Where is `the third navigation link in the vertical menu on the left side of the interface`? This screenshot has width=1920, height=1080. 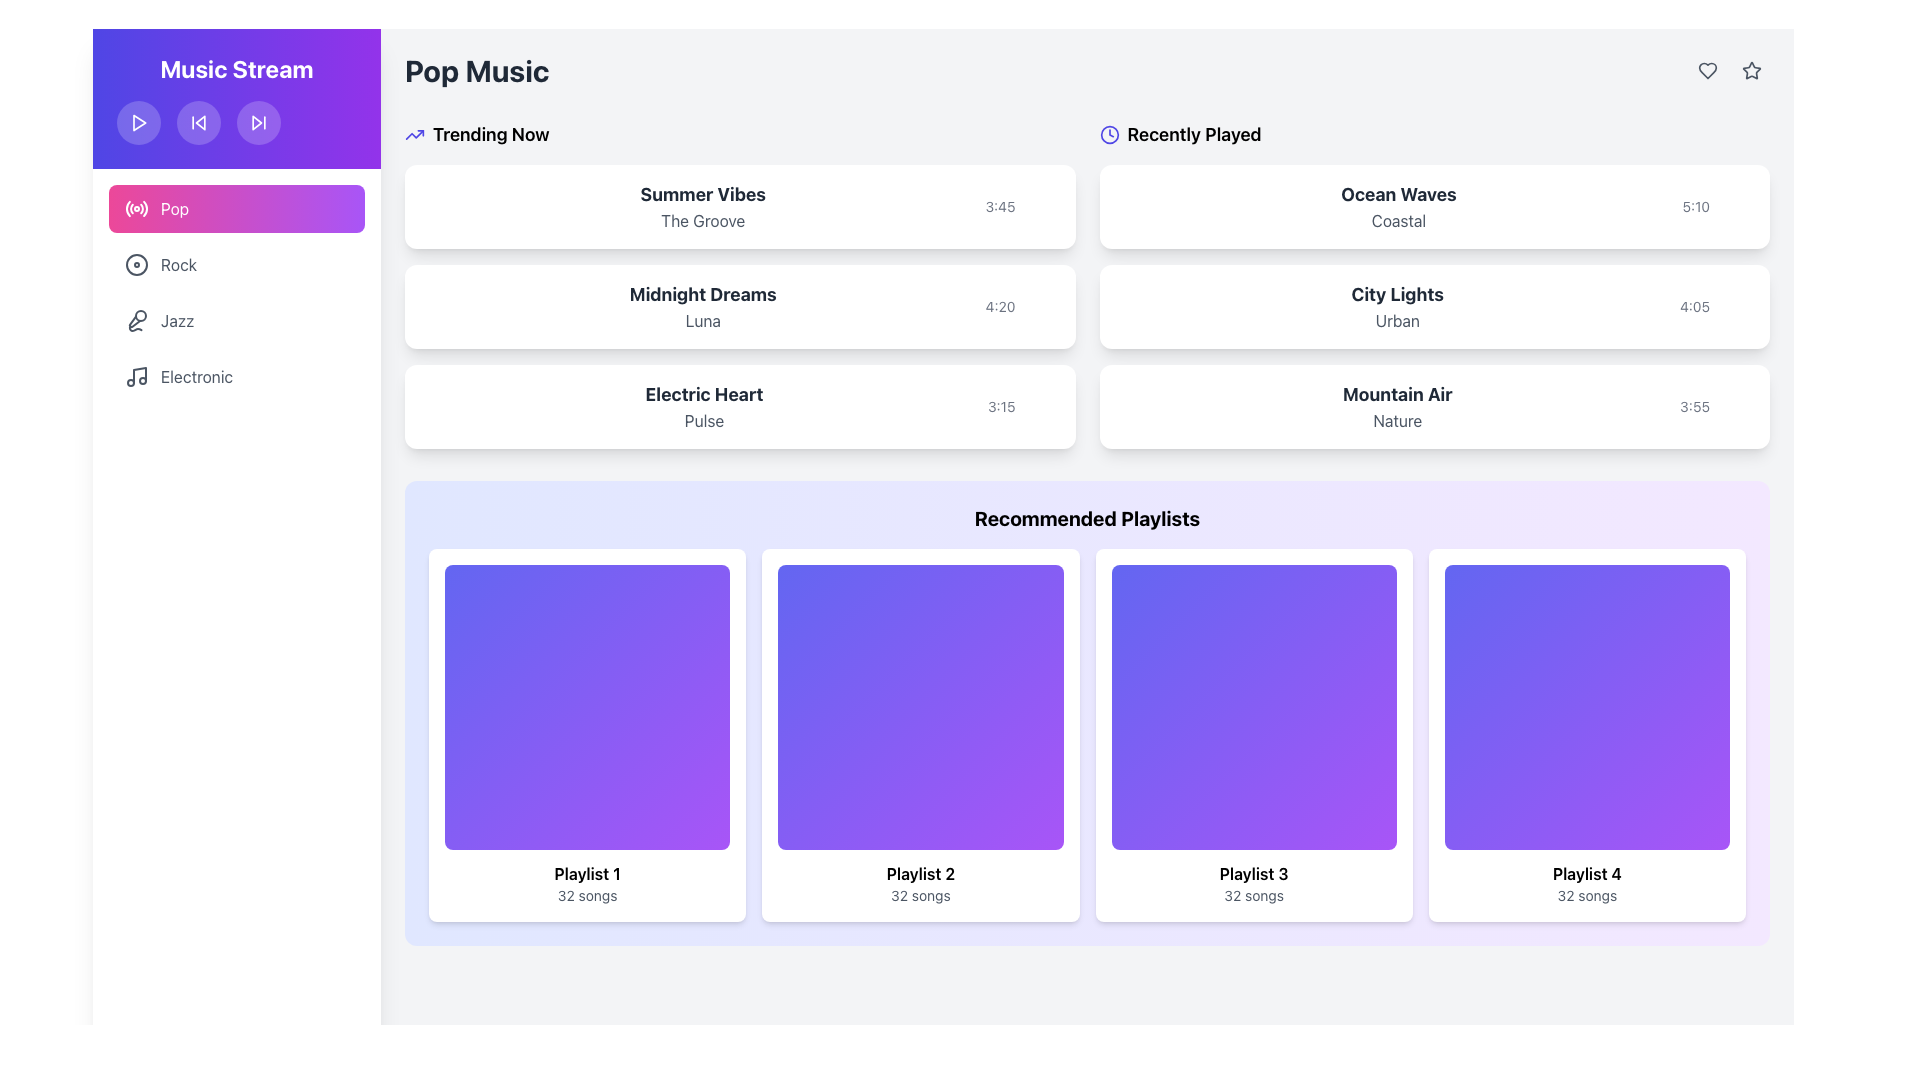
the third navigation link in the vertical menu on the left side of the interface is located at coordinates (177, 319).